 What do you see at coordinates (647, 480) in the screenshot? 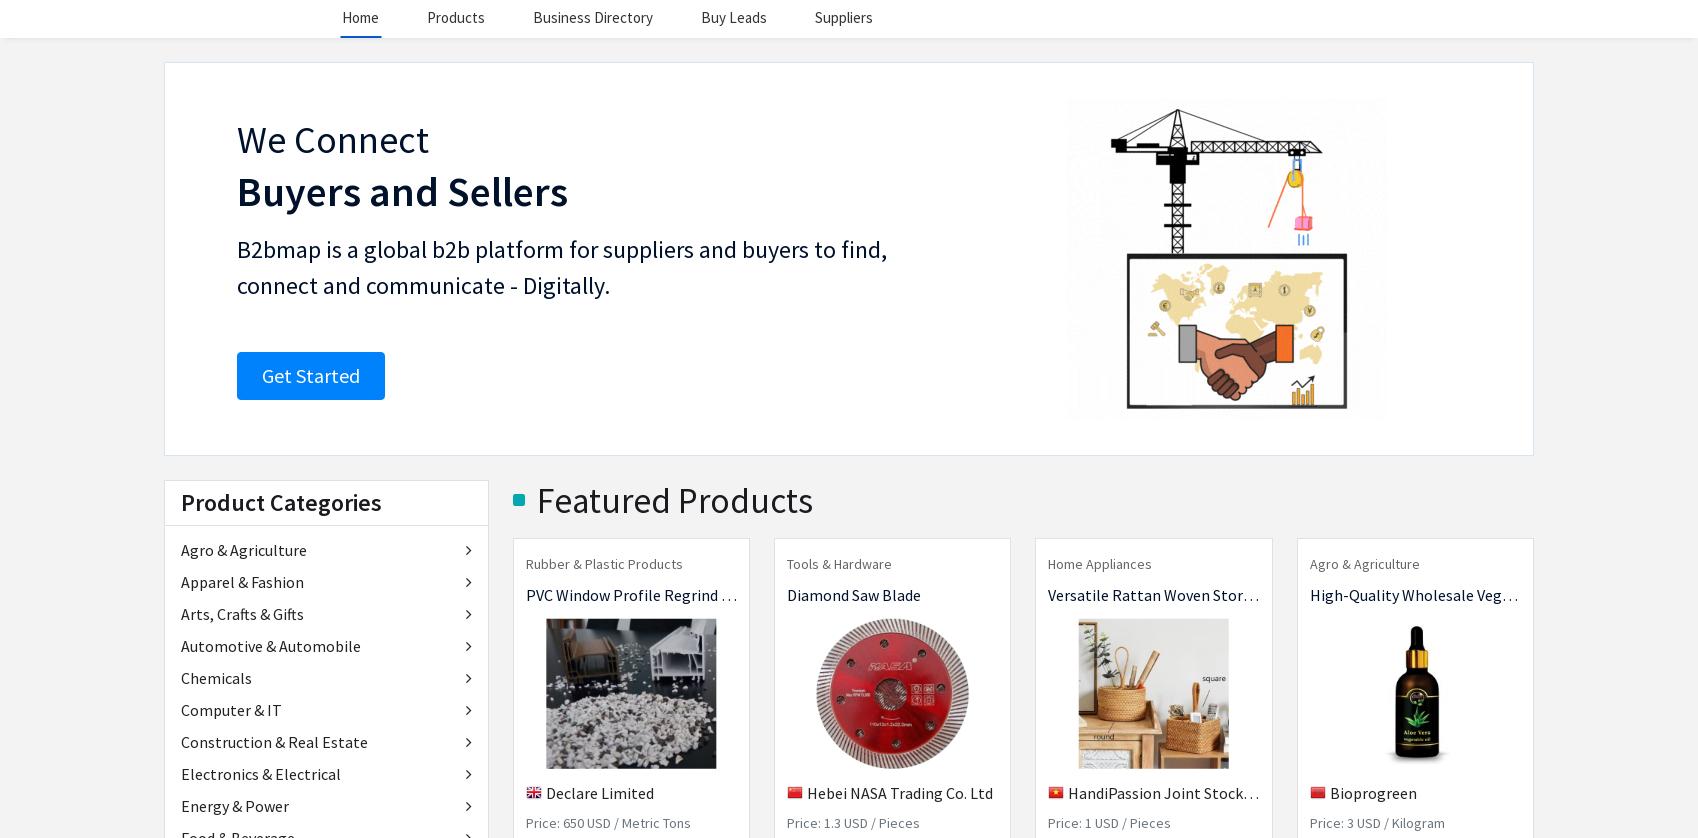
I see `'Latest Buy Requirements'` at bounding box center [647, 480].